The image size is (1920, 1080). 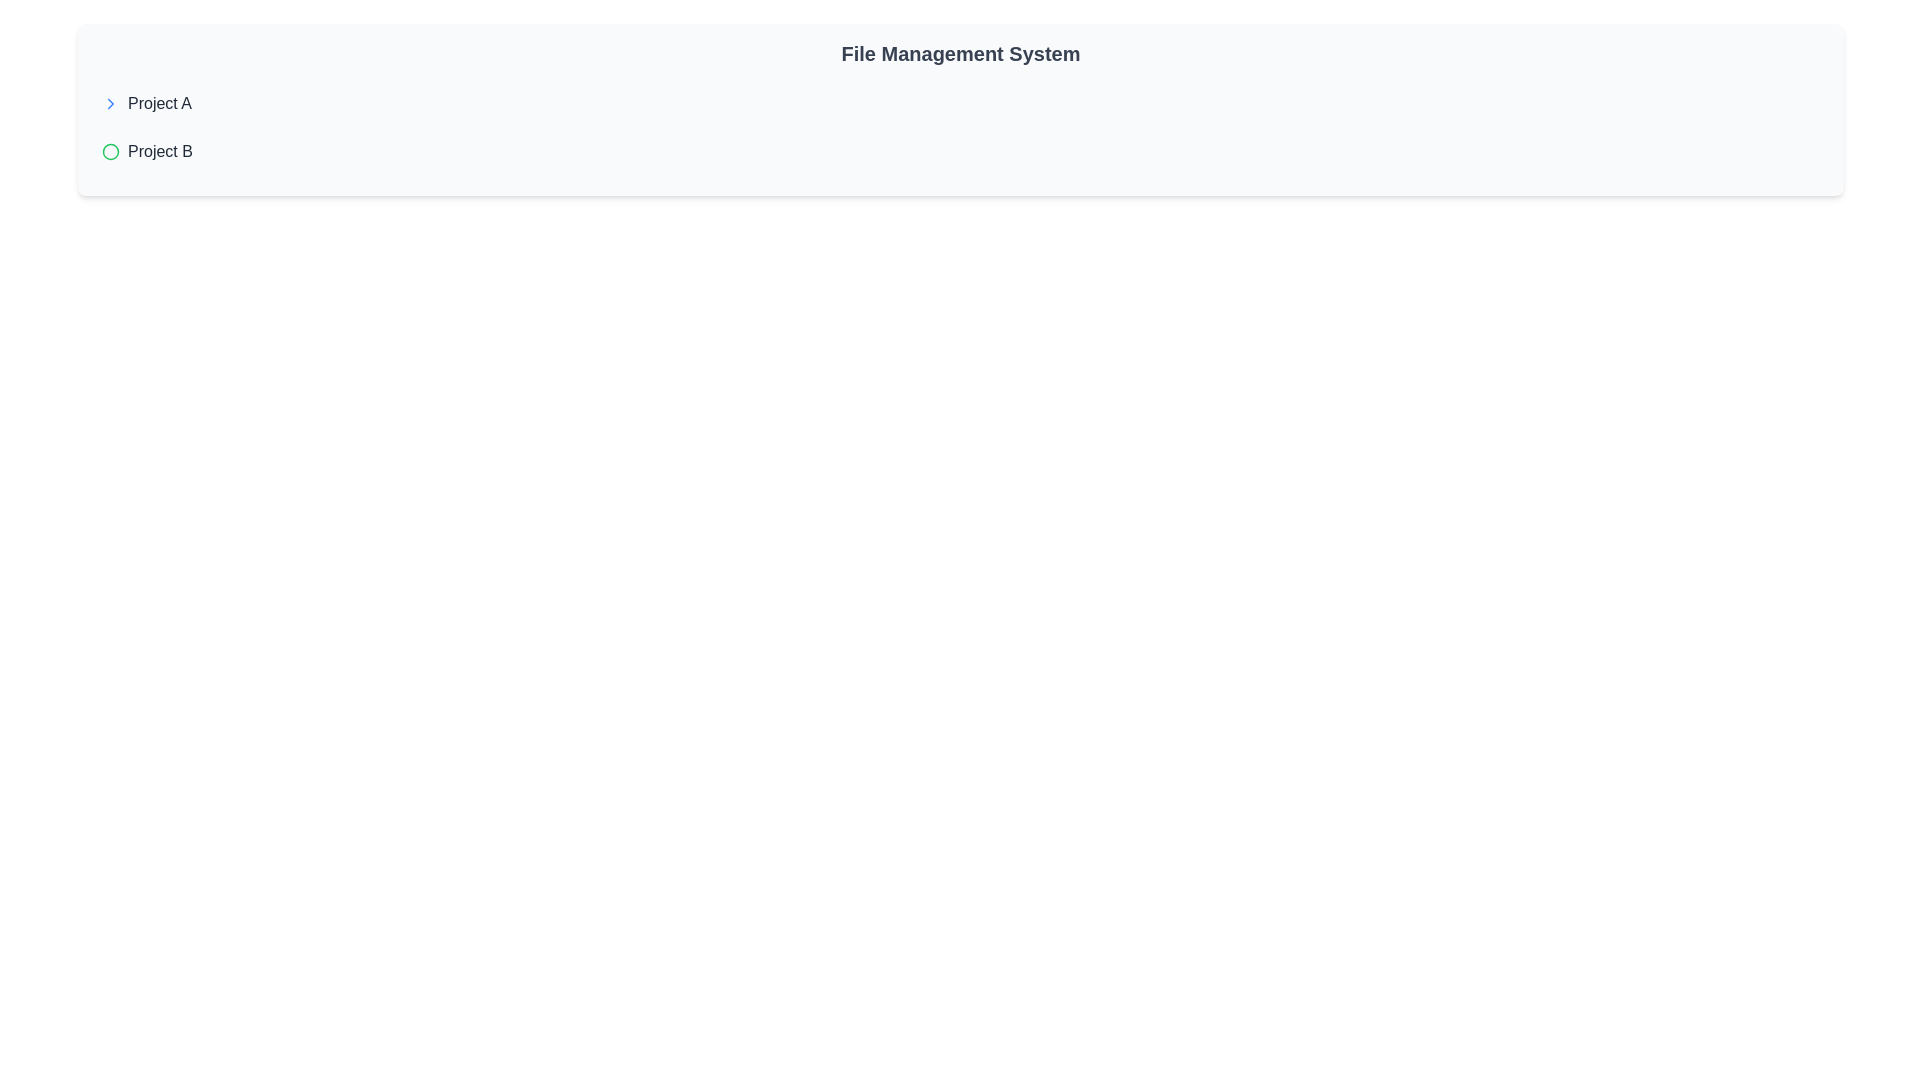 What do you see at coordinates (109, 104) in the screenshot?
I see `the blue chevron icon located to the left of the label 'Project A' in the item list` at bounding box center [109, 104].